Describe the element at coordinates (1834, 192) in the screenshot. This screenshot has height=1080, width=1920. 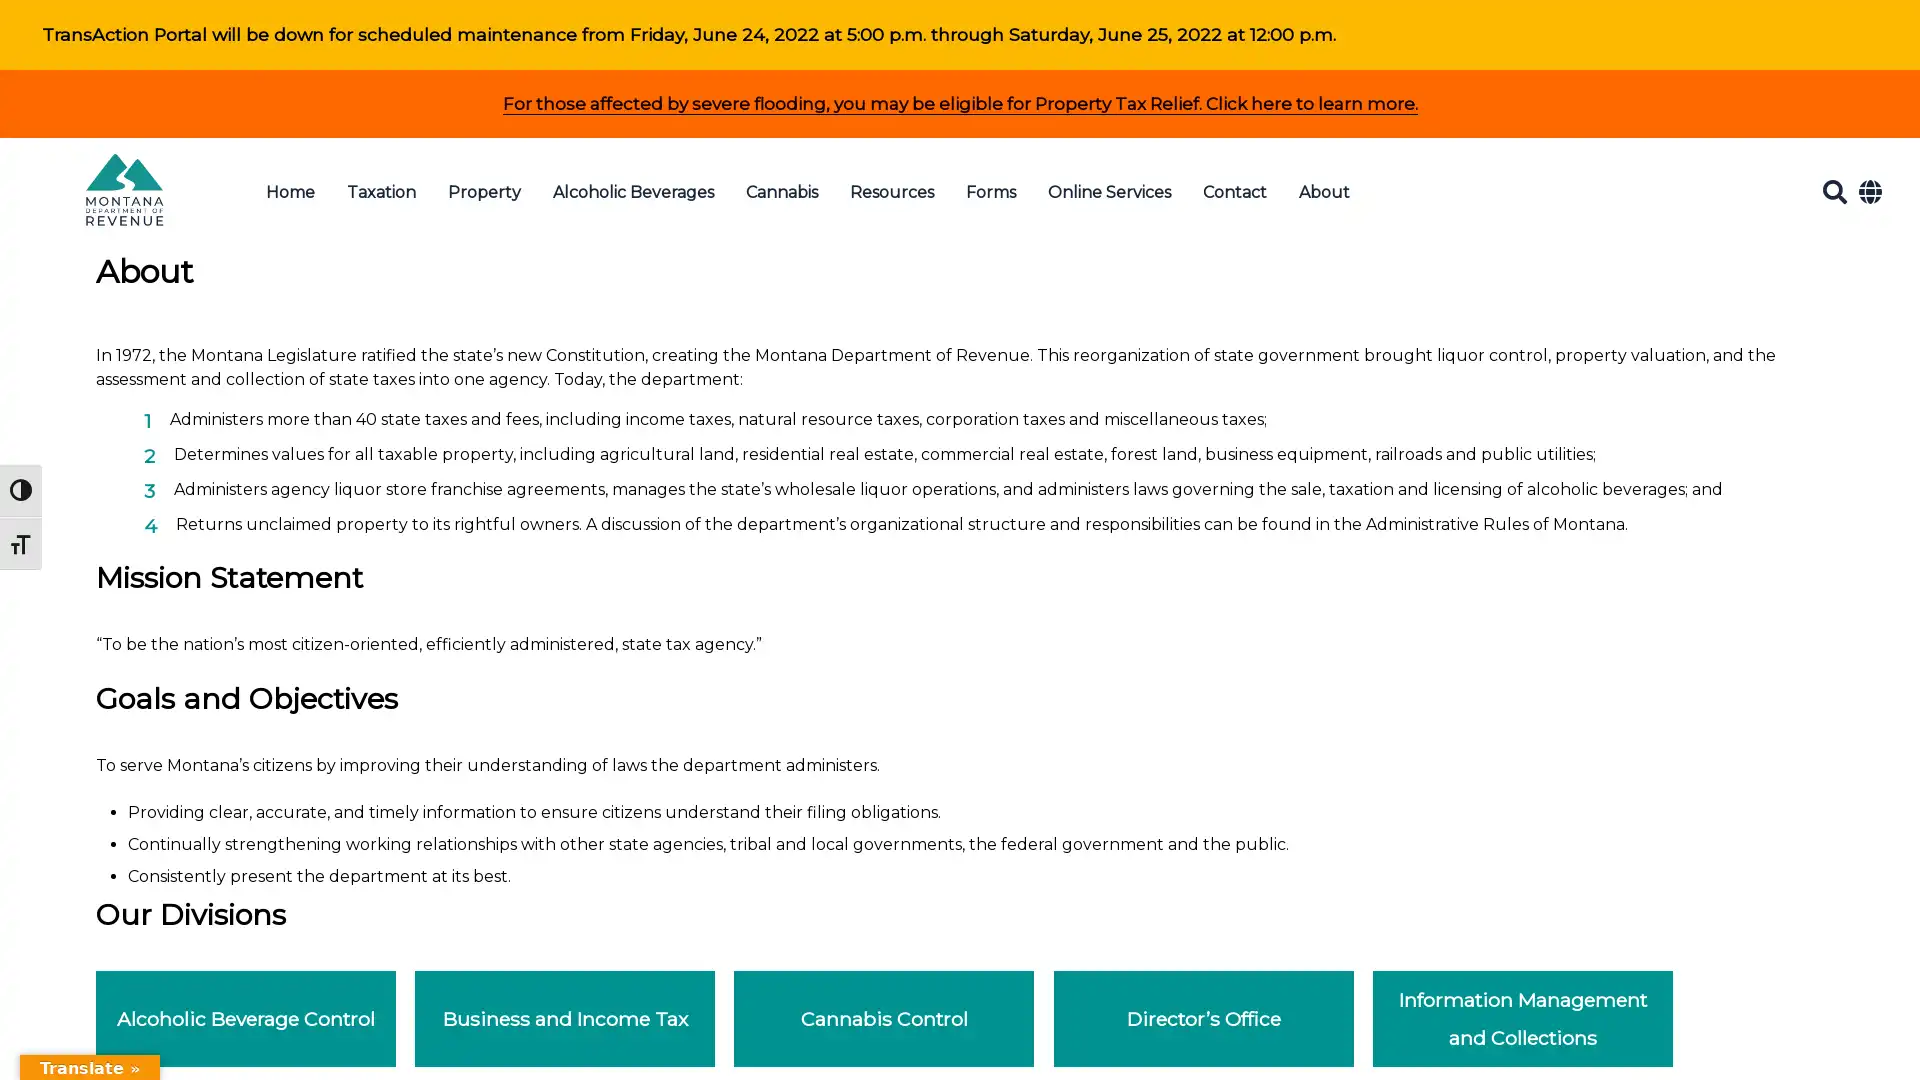
I see `Search` at that location.